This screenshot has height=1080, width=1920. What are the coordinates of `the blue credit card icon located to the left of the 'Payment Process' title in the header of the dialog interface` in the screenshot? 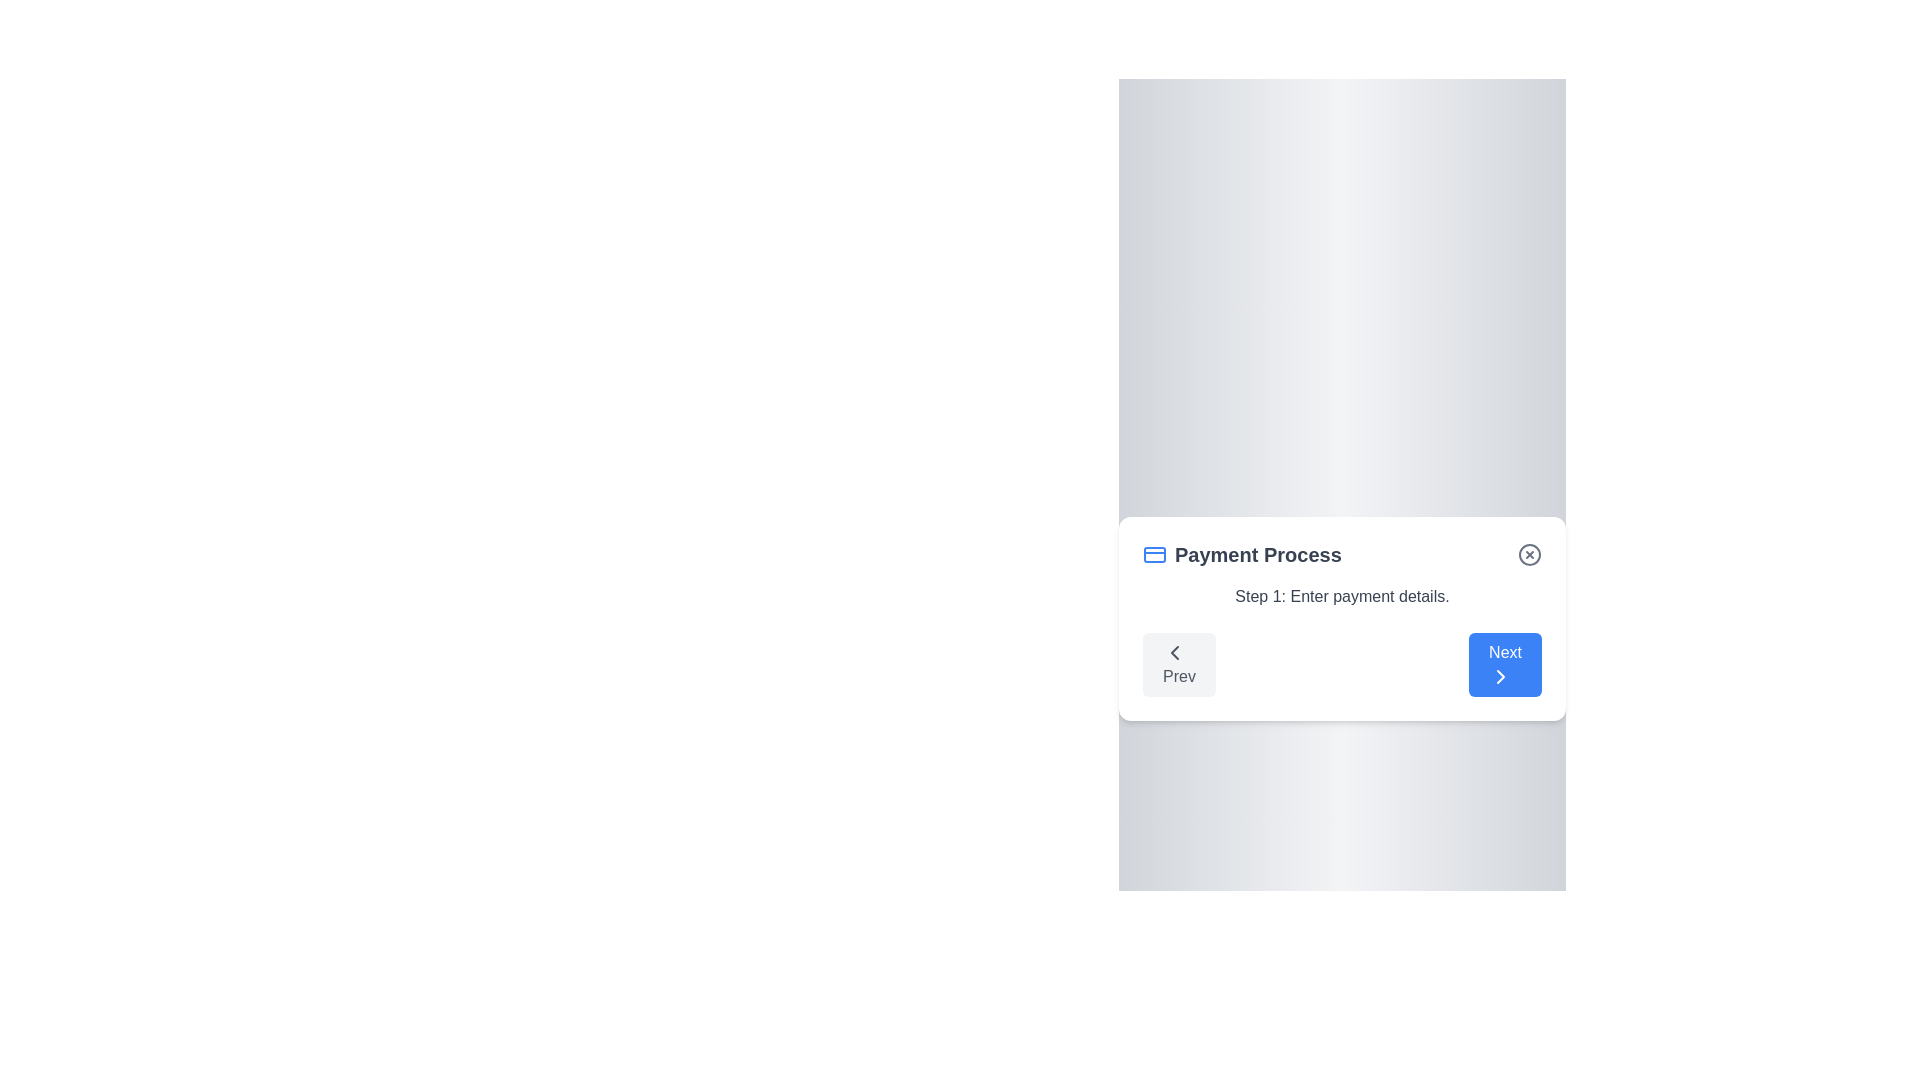 It's located at (1155, 555).